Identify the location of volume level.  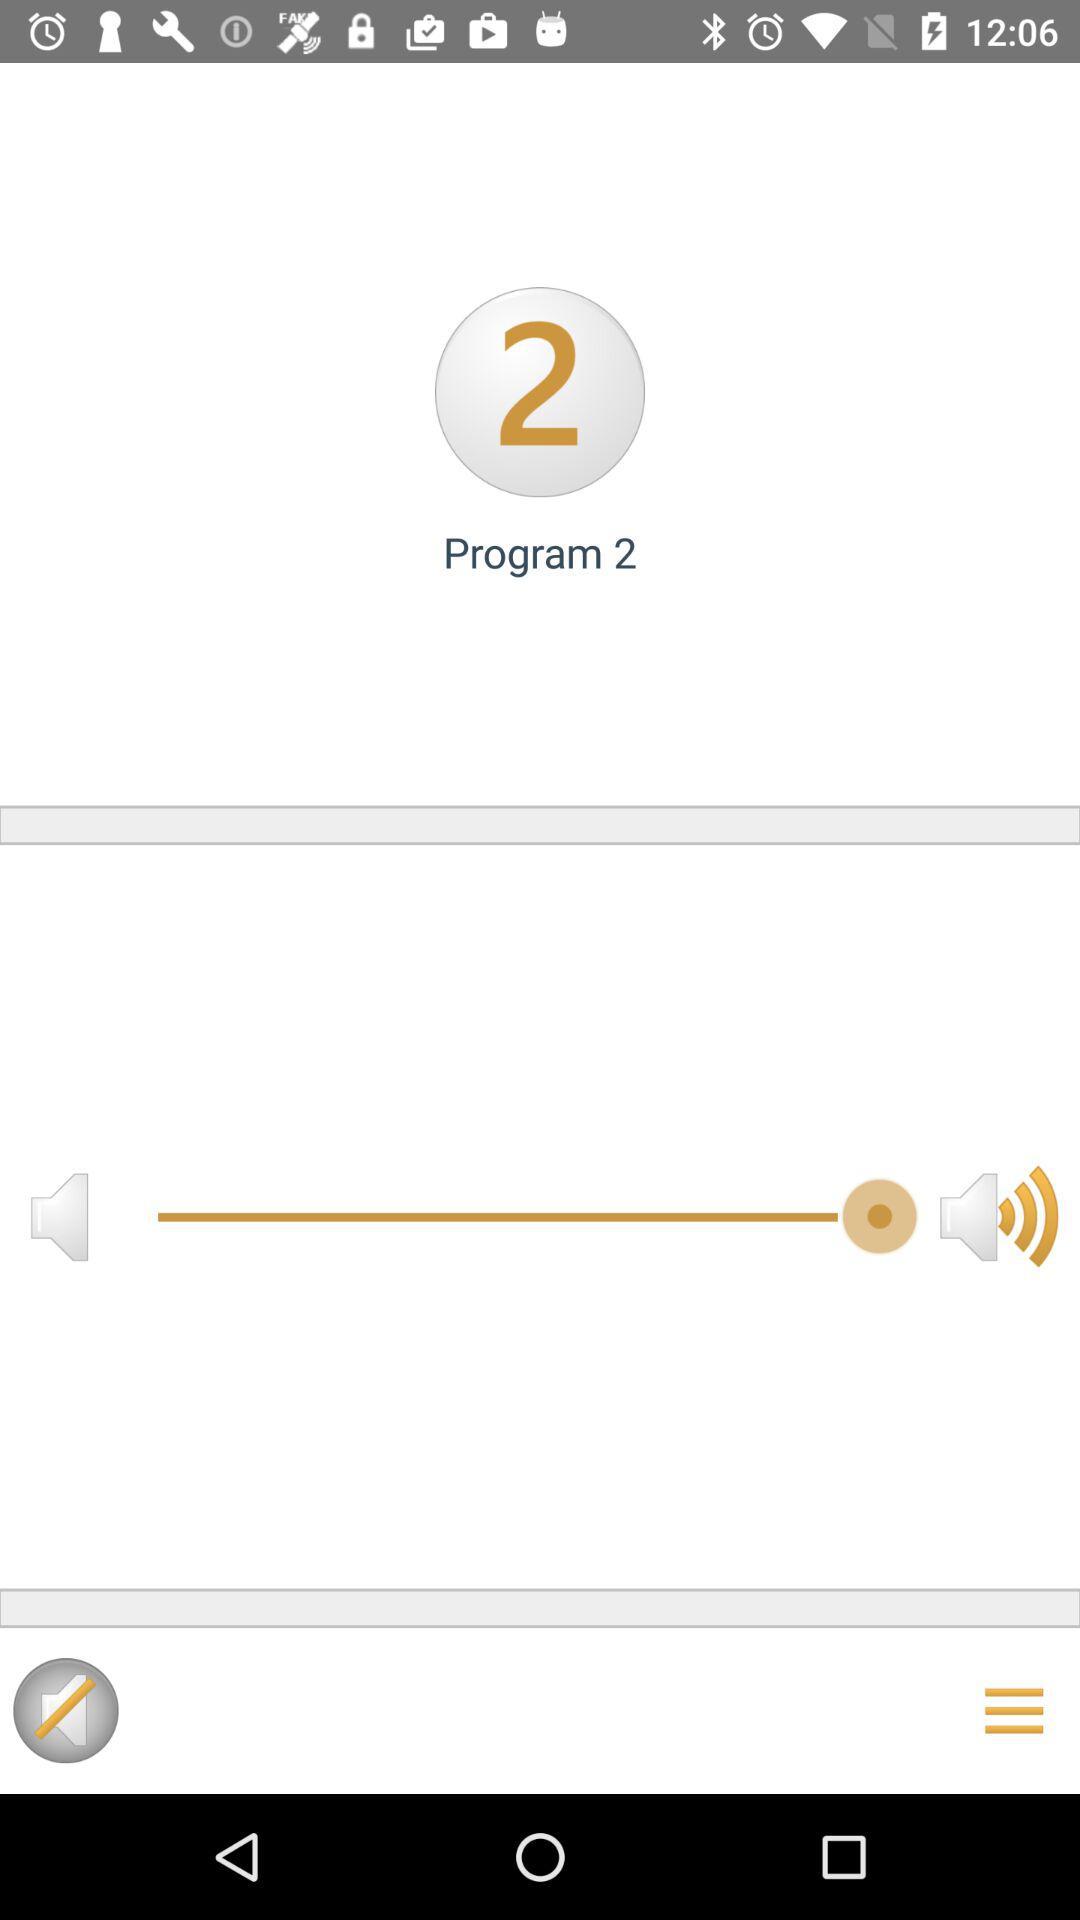
(999, 1215).